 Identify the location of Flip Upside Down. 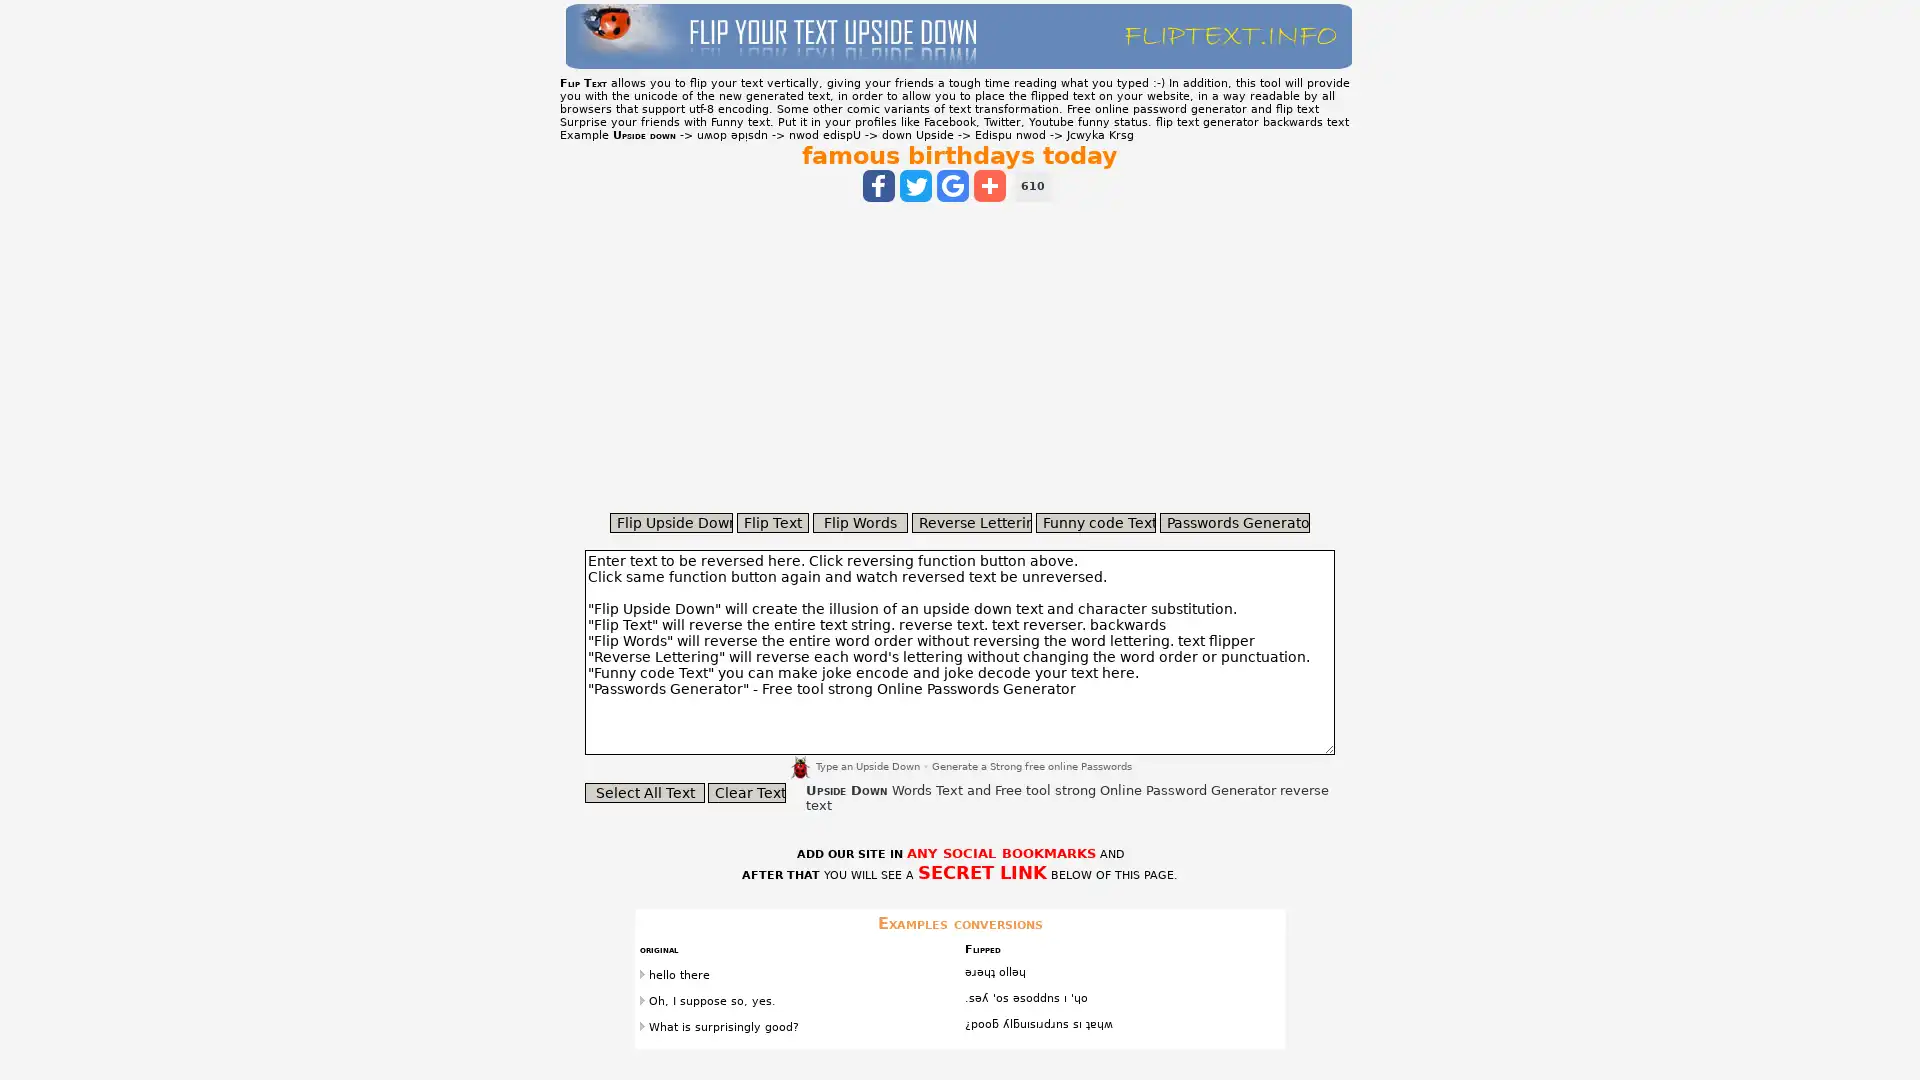
(671, 522).